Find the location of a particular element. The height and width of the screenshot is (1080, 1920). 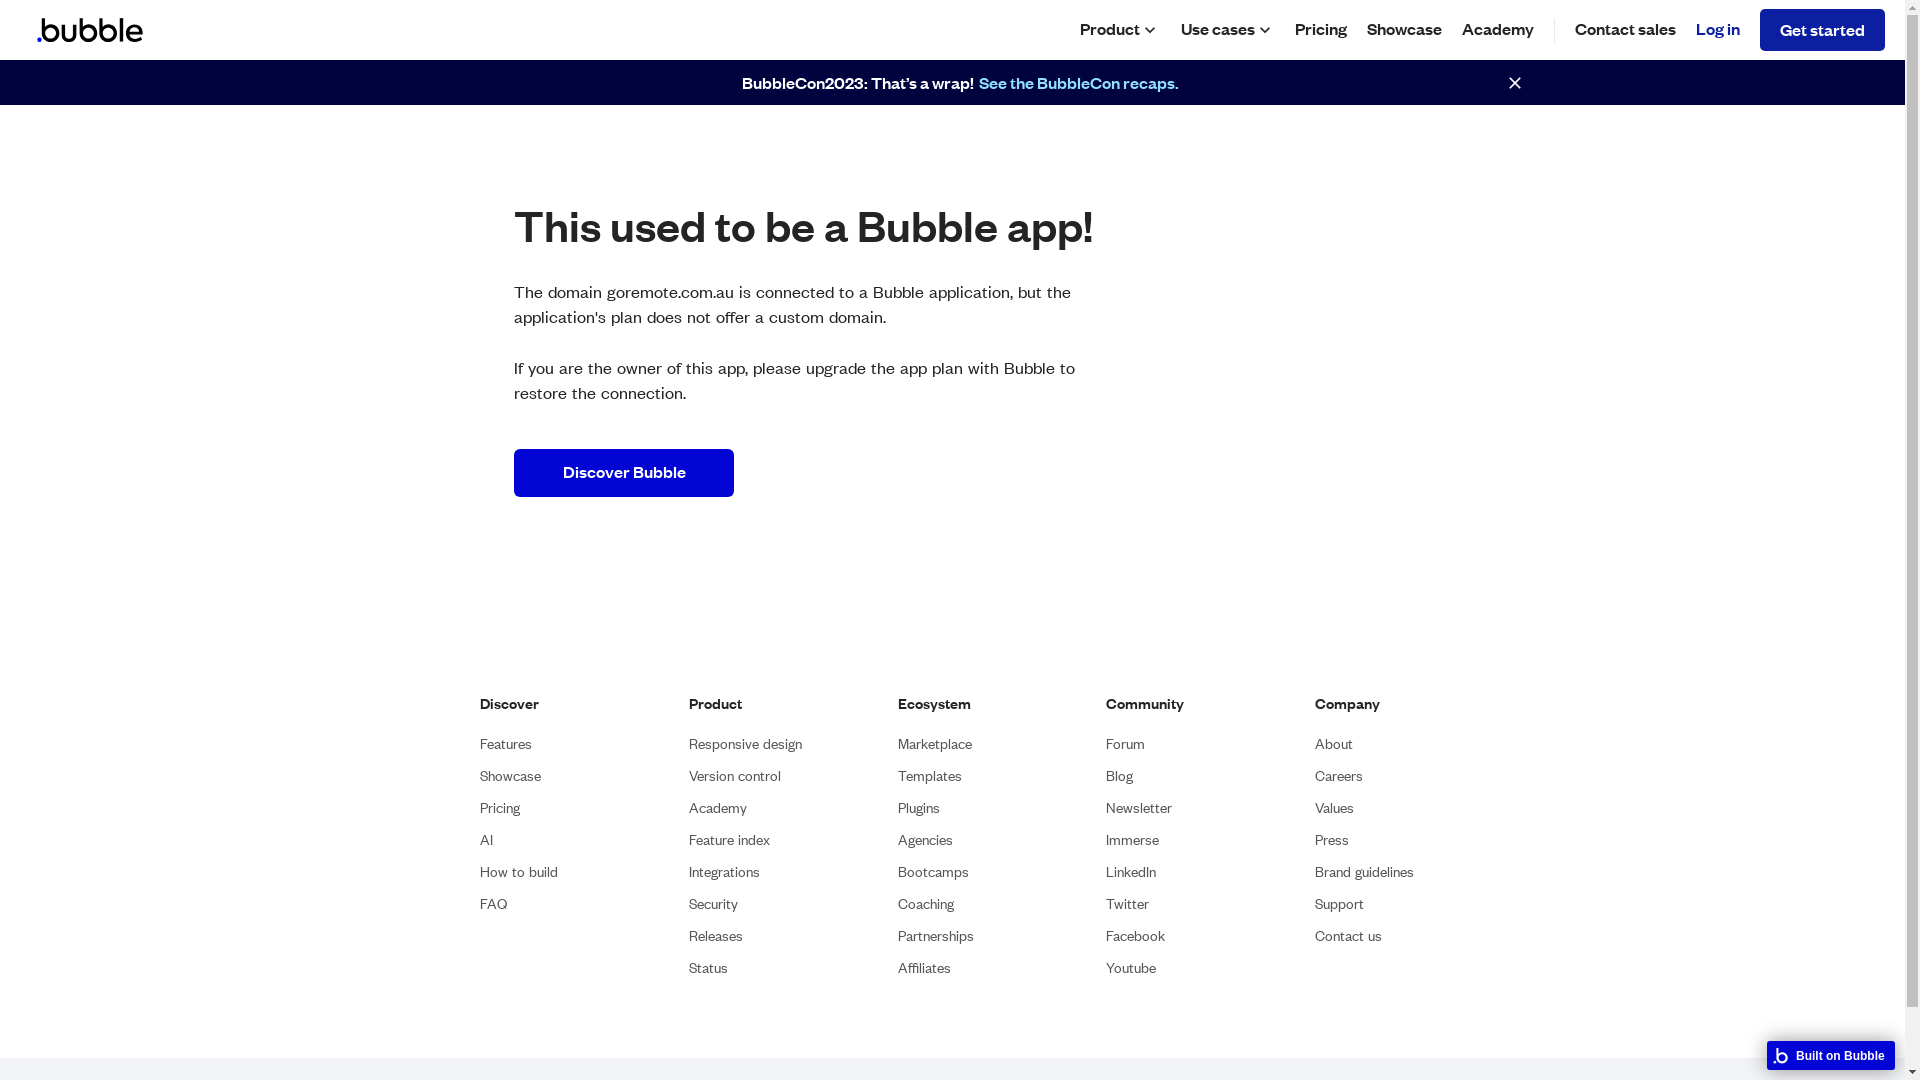

'Contact us' is located at coordinates (1348, 935).